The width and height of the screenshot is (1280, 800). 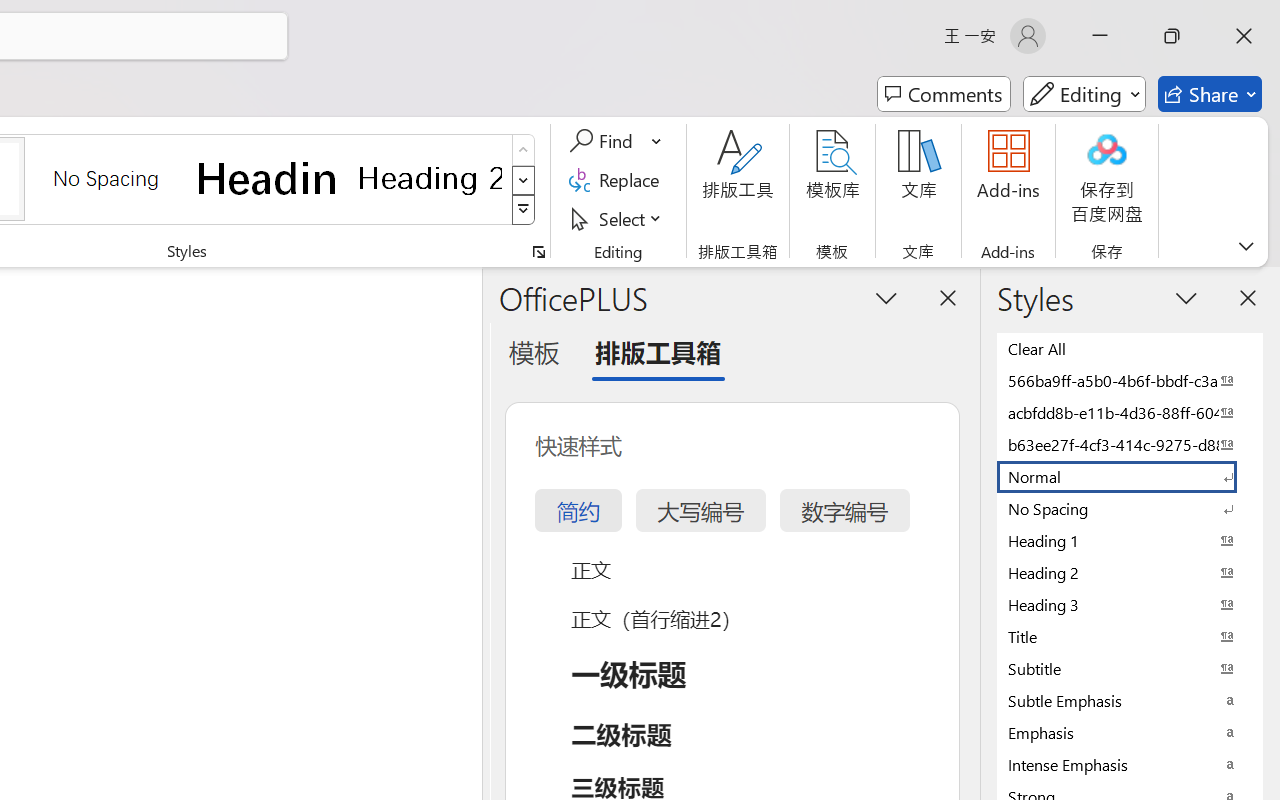 I want to click on 'Select', so click(x=617, y=218).